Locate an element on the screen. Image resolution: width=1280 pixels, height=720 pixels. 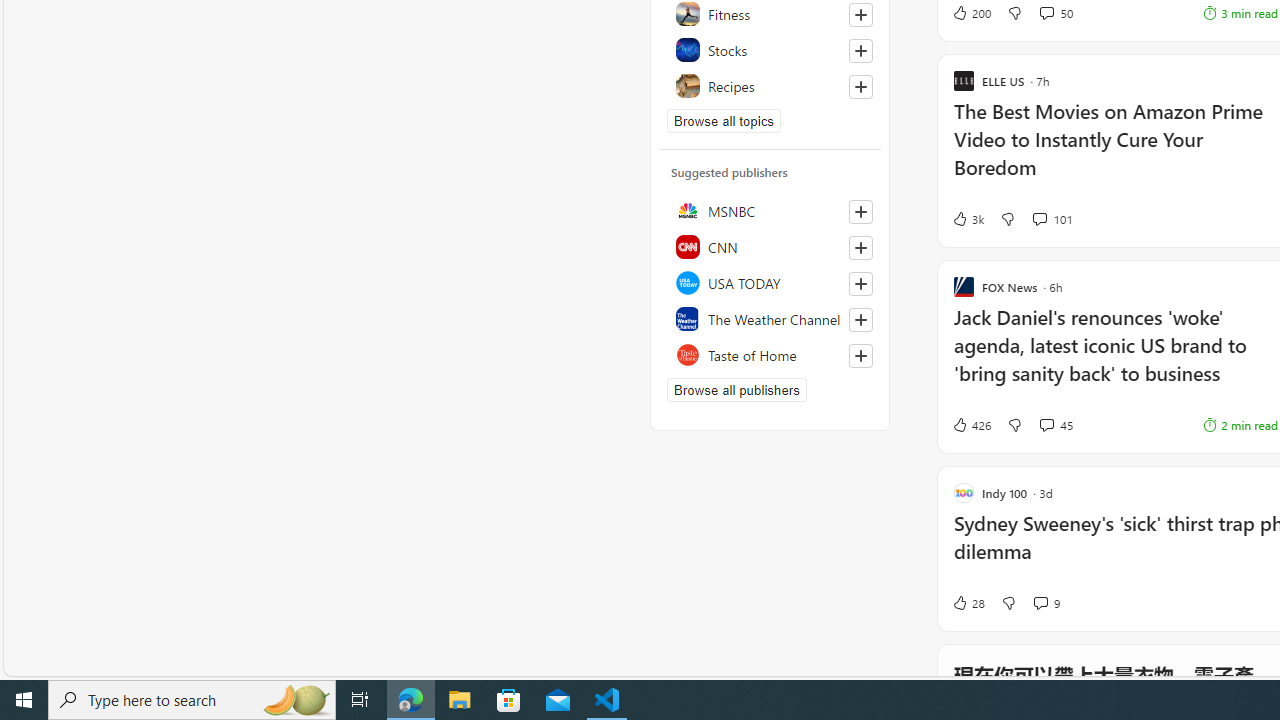
'View comments 45 Comment' is located at coordinates (1045, 423).